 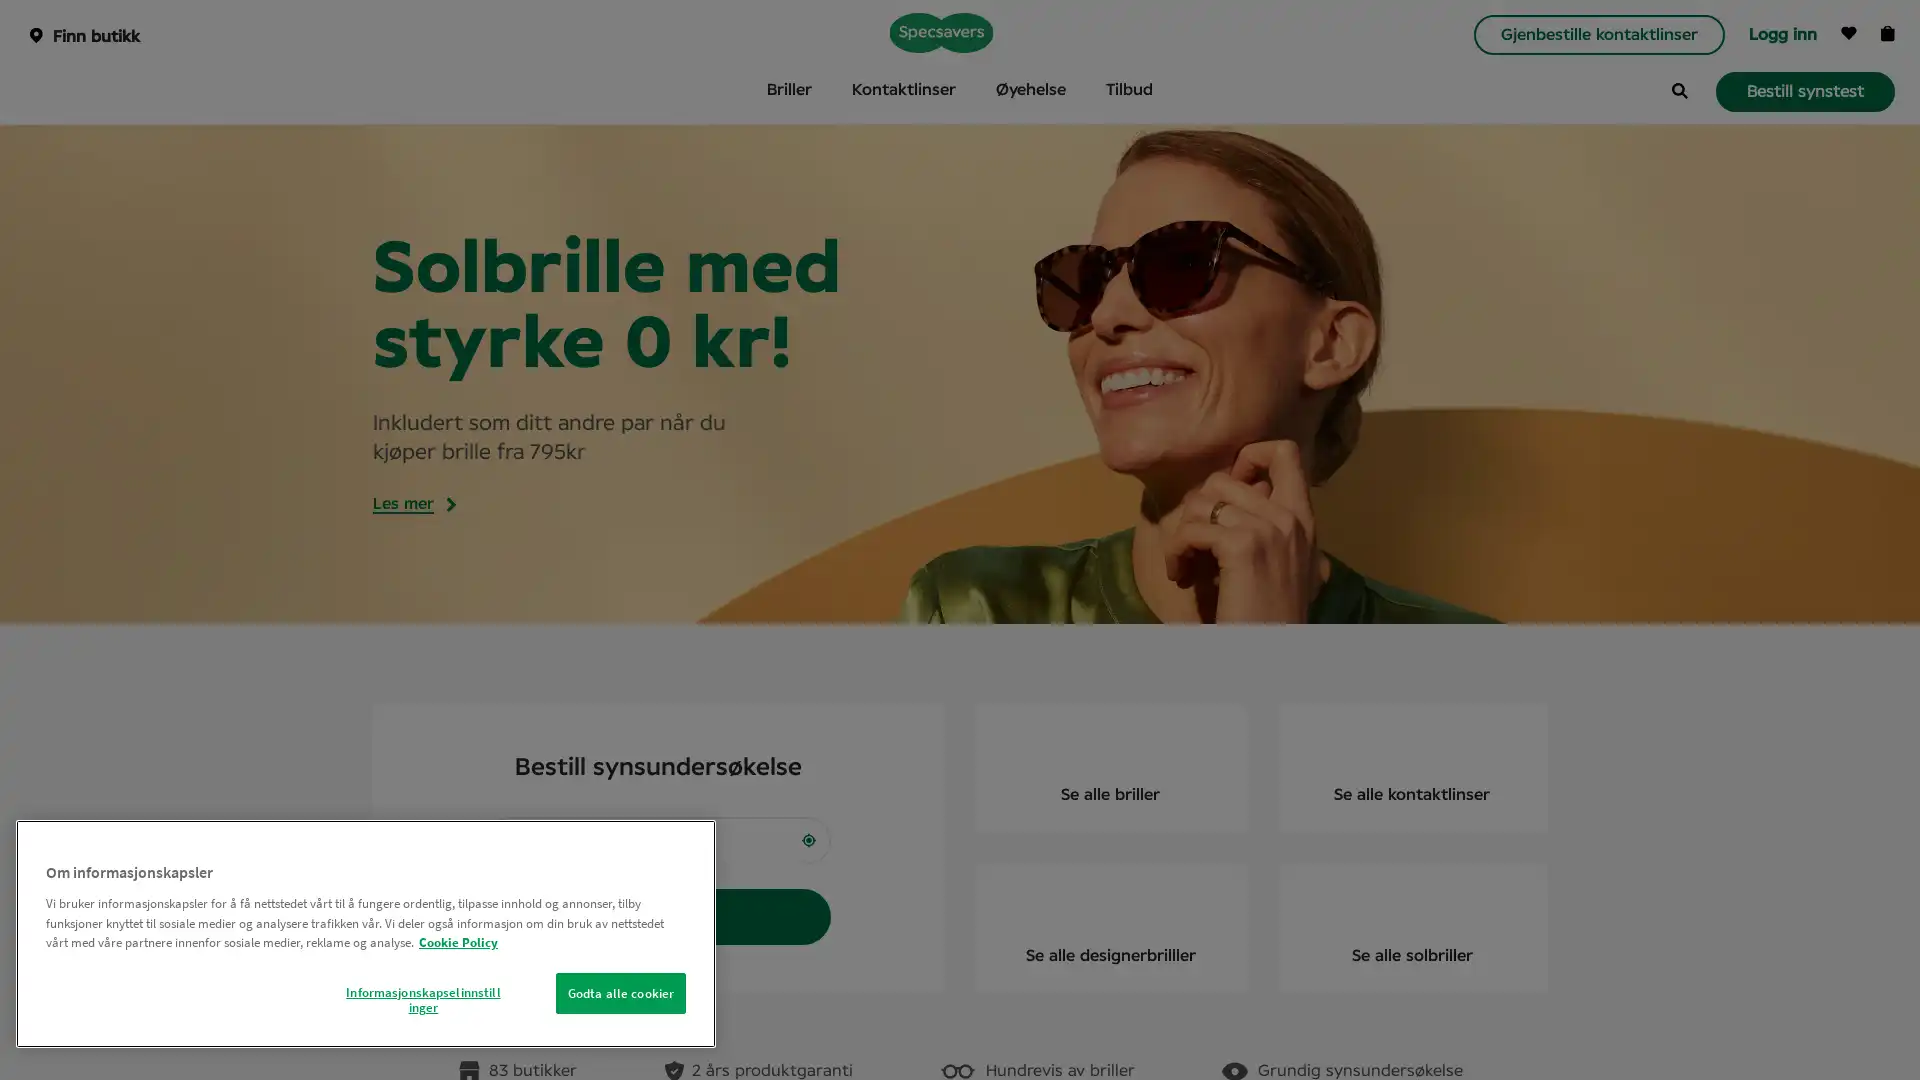 What do you see at coordinates (619, 992) in the screenshot?
I see `Godta alle cookier` at bounding box center [619, 992].